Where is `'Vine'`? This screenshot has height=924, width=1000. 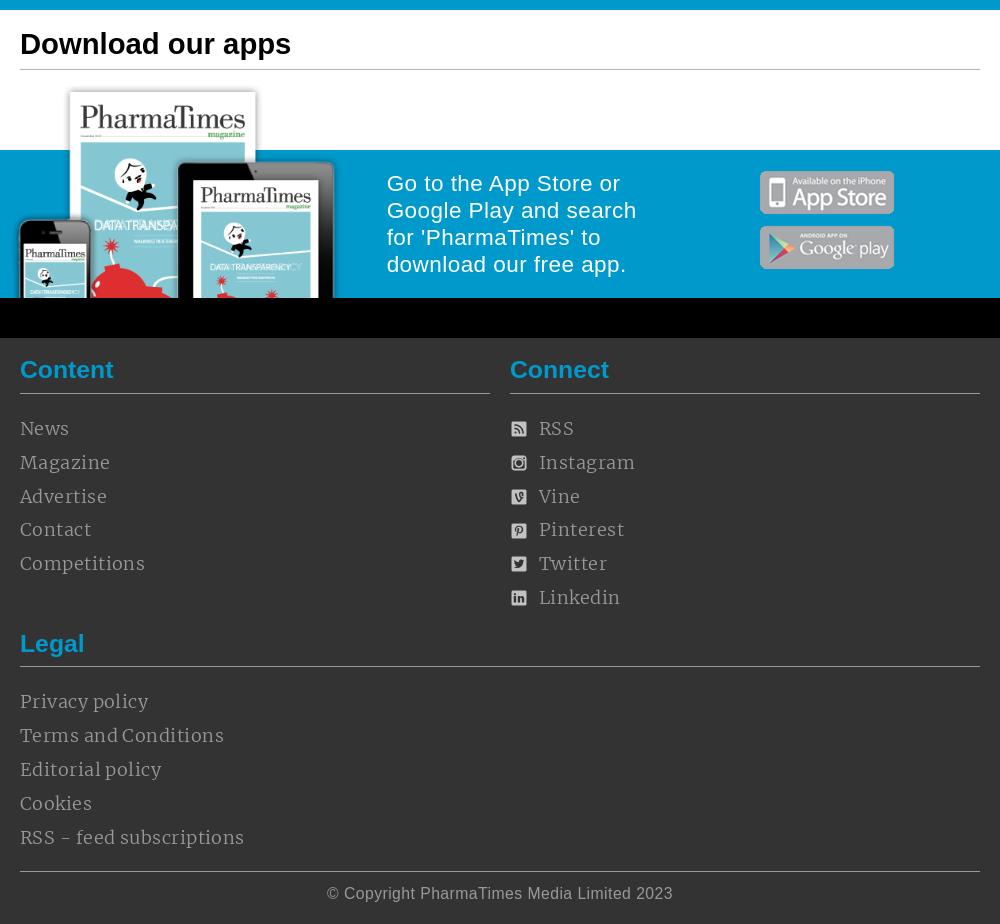
'Vine' is located at coordinates (559, 495).